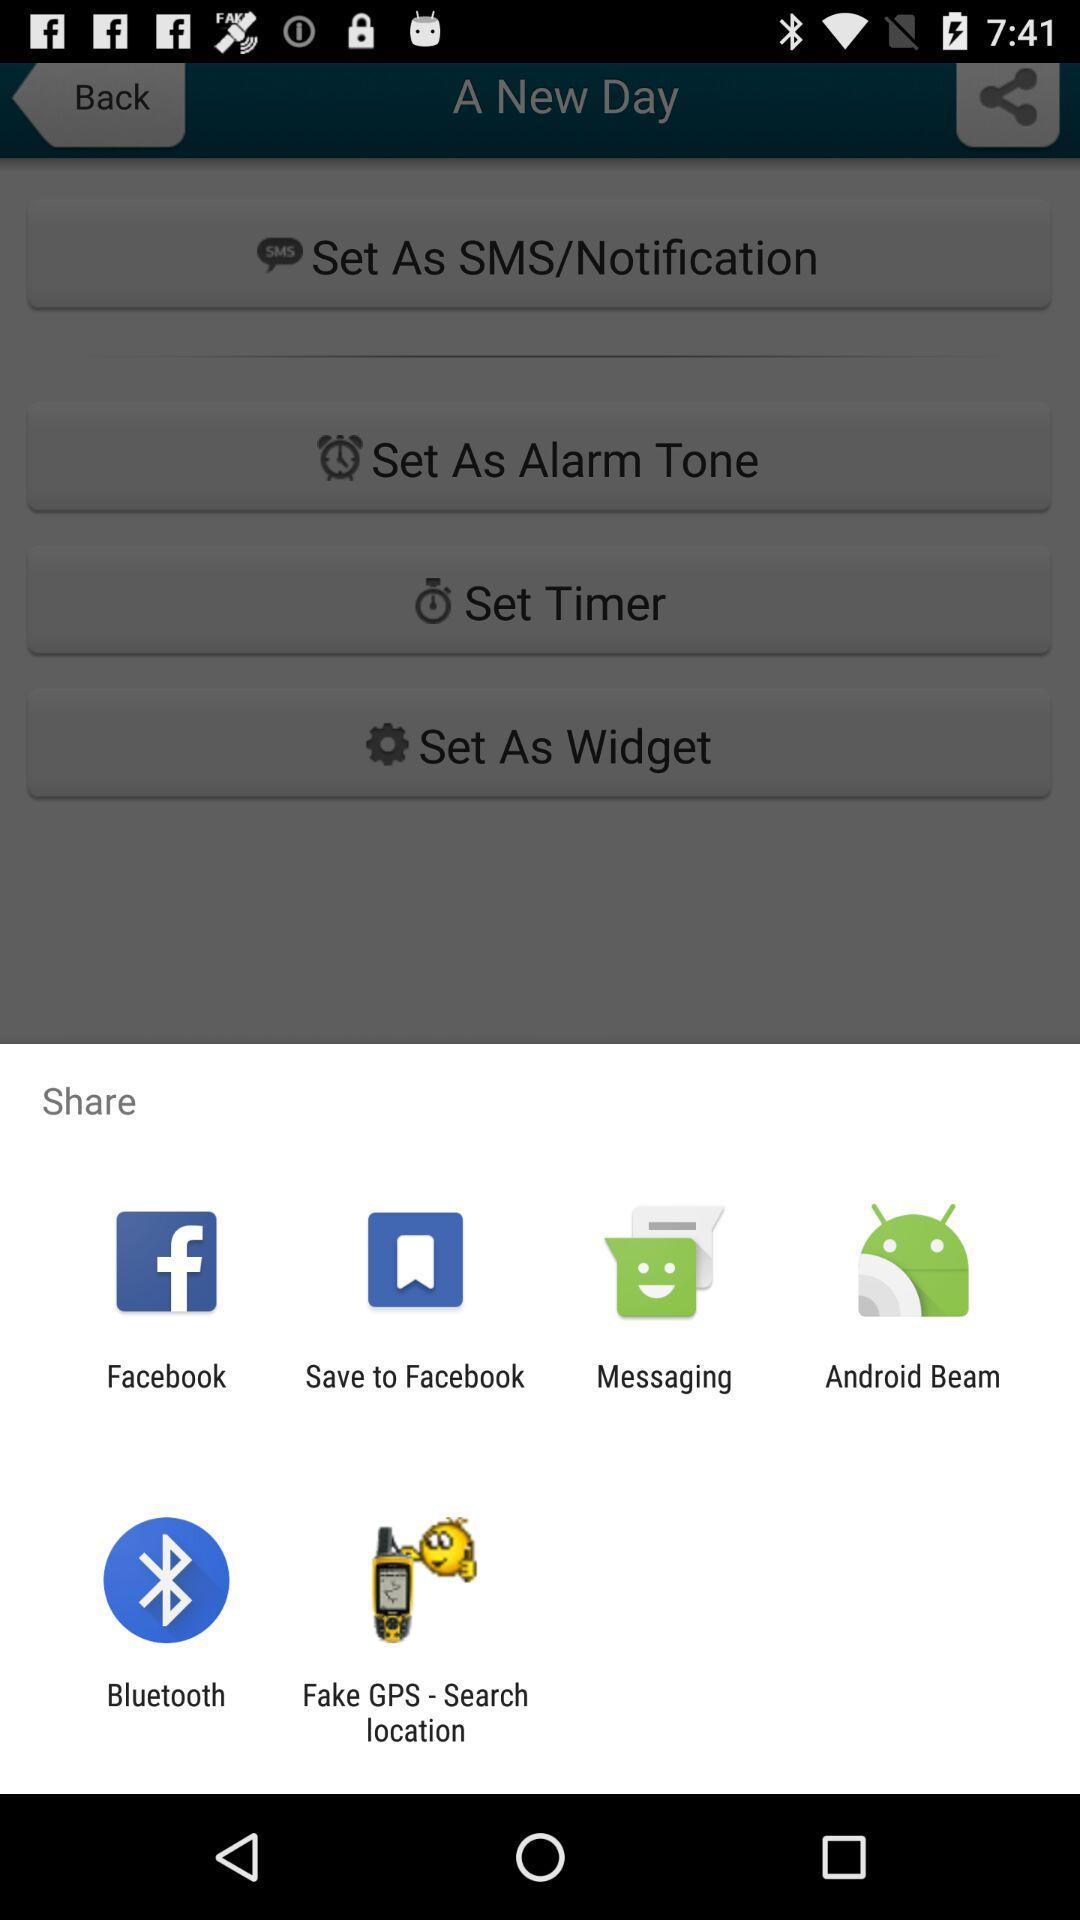 This screenshot has height=1920, width=1080. Describe the element at coordinates (165, 1711) in the screenshot. I see `the app to the left of fake gps search app` at that location.